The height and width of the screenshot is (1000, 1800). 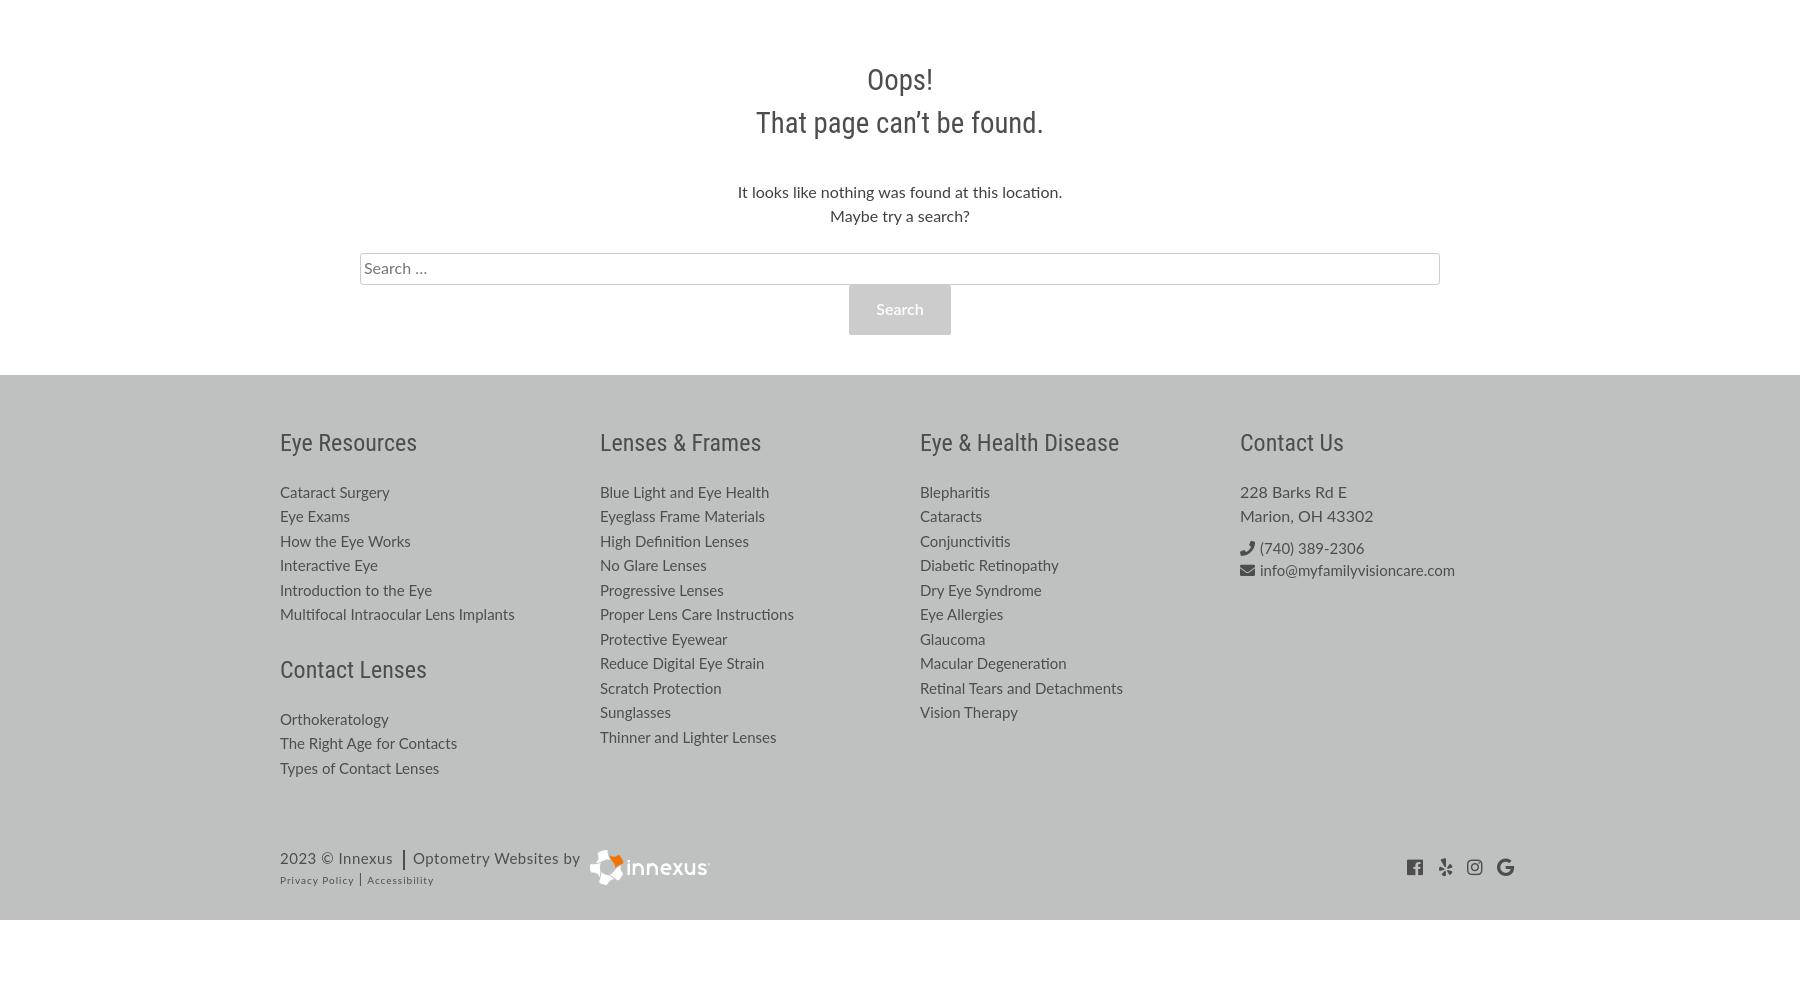 What do you see at coordinates (992, 664) in the screenshot?
I see `'Macular Degeneration'` at bounding box center [992, 664].